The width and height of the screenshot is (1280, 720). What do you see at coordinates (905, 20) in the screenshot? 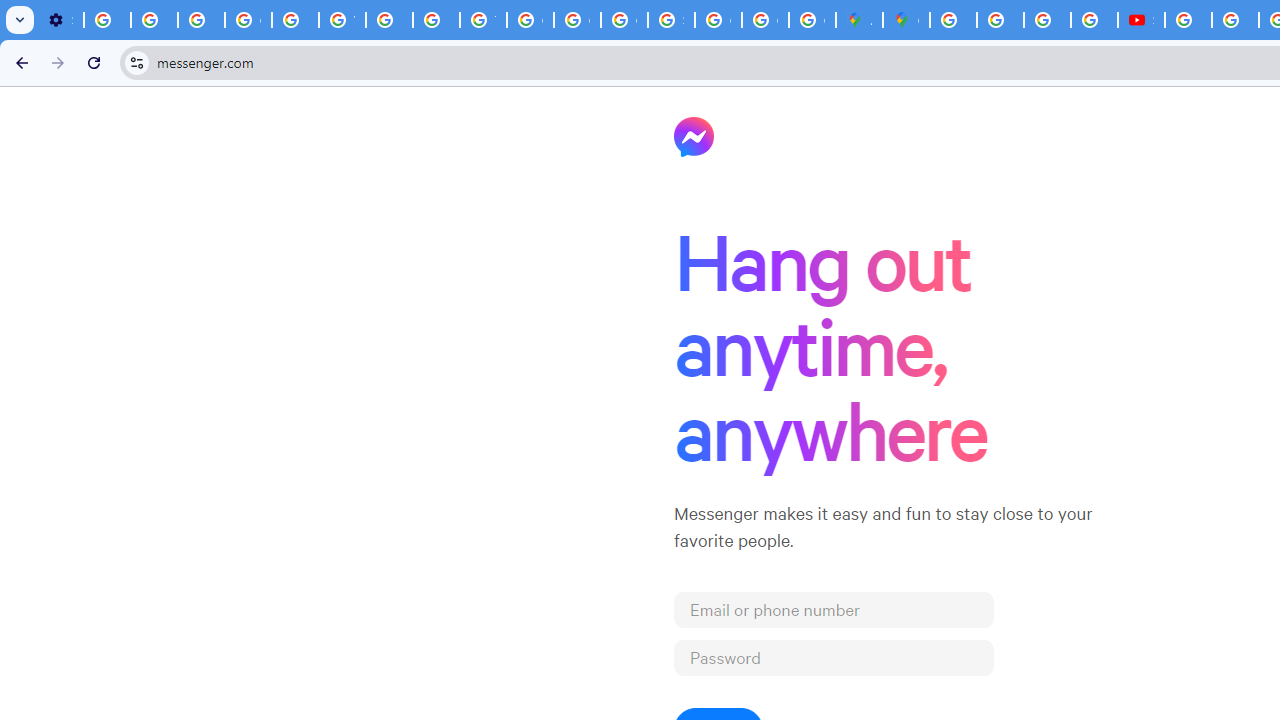
I see `'Google Maps'` at bounding box center [905, 20].